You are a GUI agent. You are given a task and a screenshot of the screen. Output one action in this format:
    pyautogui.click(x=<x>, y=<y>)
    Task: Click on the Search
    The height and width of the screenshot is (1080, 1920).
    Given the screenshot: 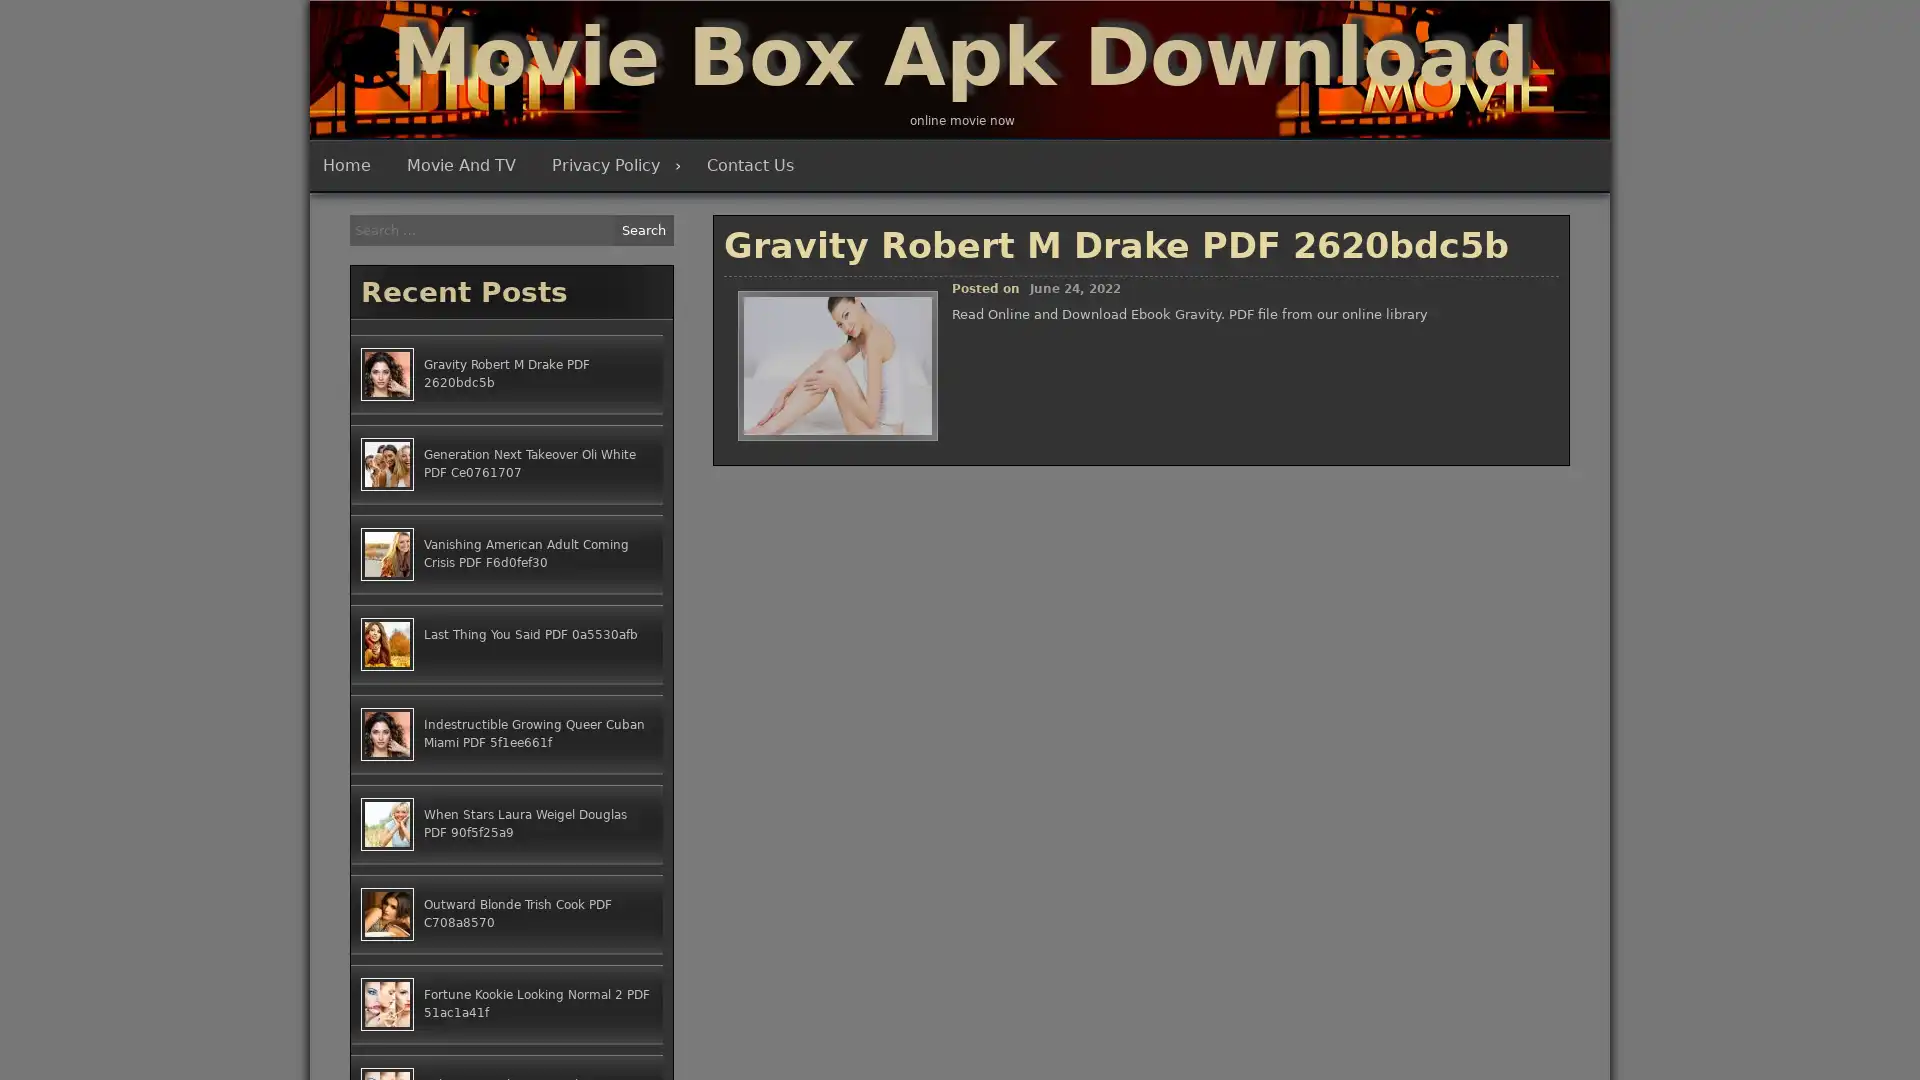 What is the action you would take?
    pyautogui.click(x=643, y=229)
    